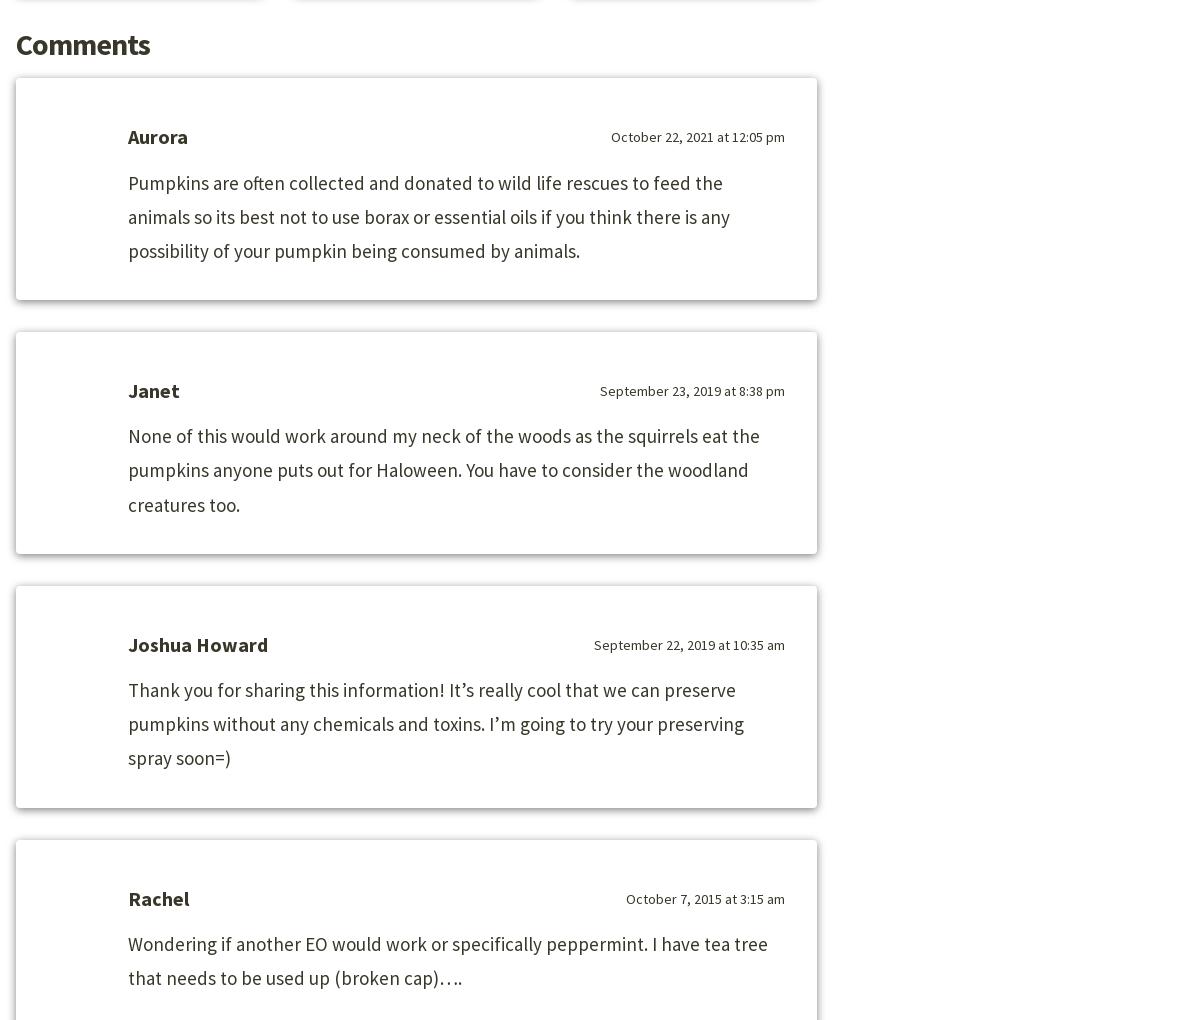 The width and height of the screenshot is (1200, 1020). Describe the element at coordinates (152, 390) in the screenshot. I see `'Janet'` at that location.